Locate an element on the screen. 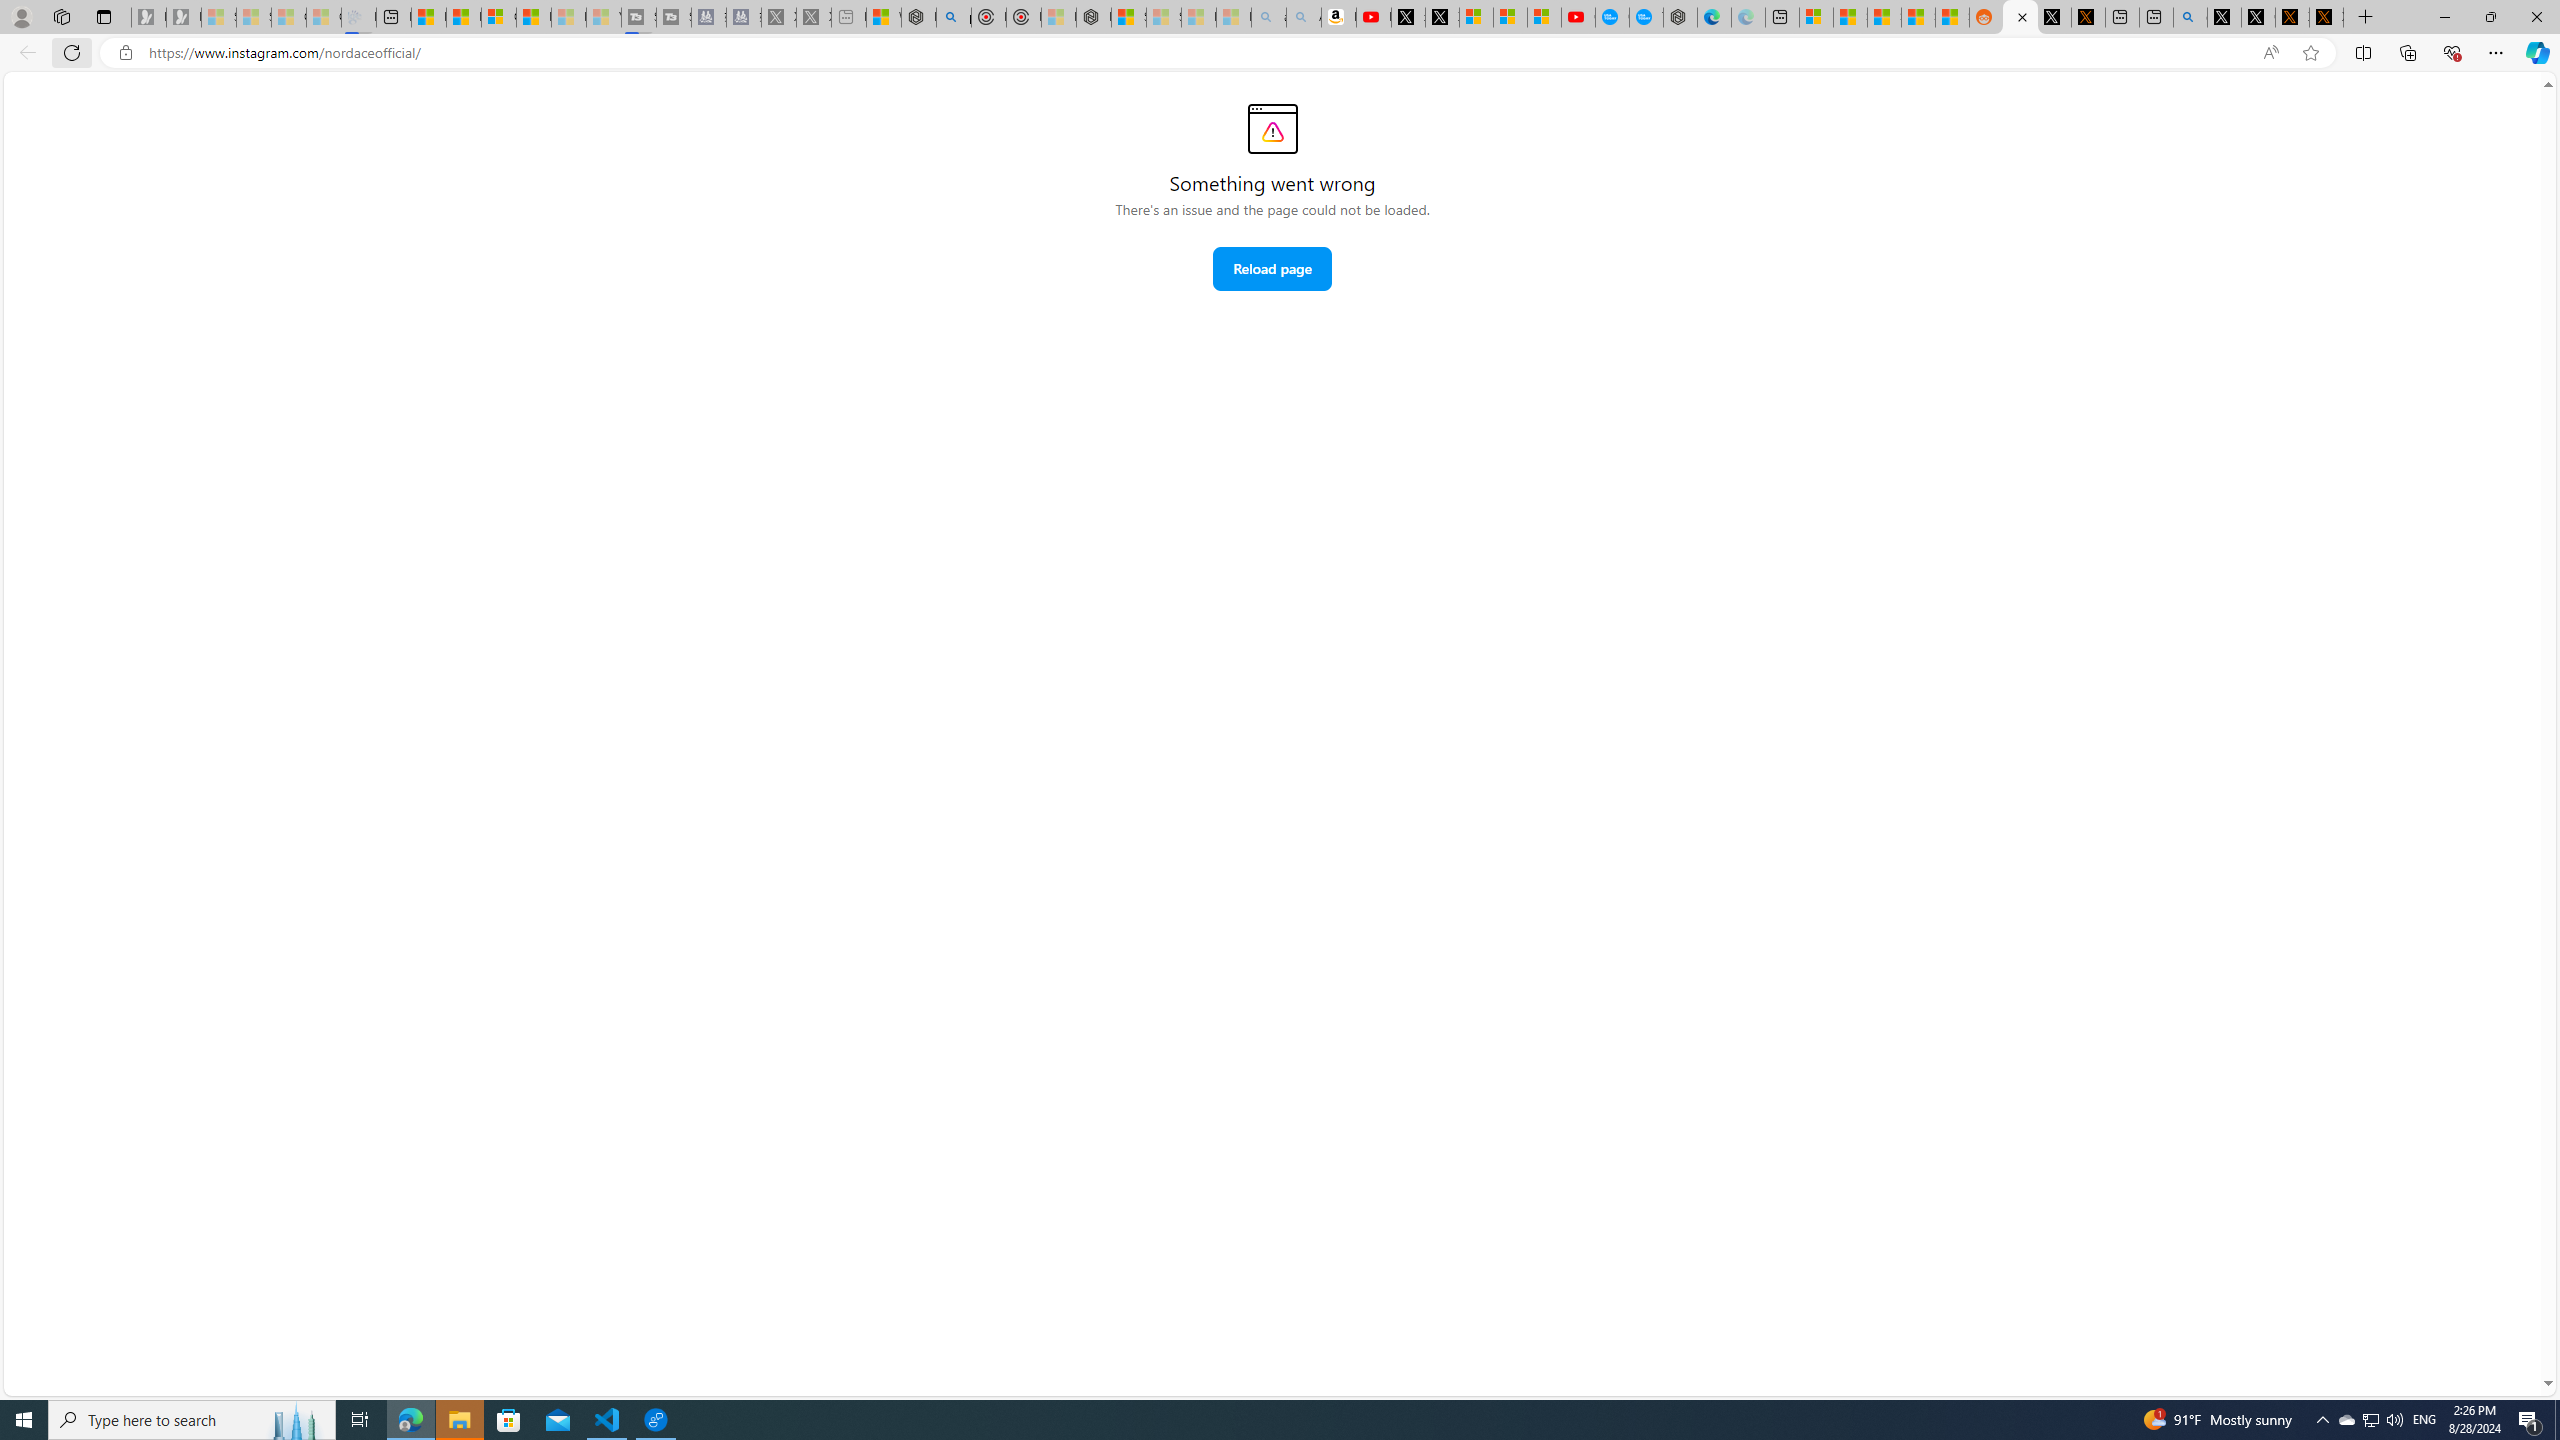  'Shanghai, China Weather trends | Microsoft Weather' is located at coordinates (1952, 16).